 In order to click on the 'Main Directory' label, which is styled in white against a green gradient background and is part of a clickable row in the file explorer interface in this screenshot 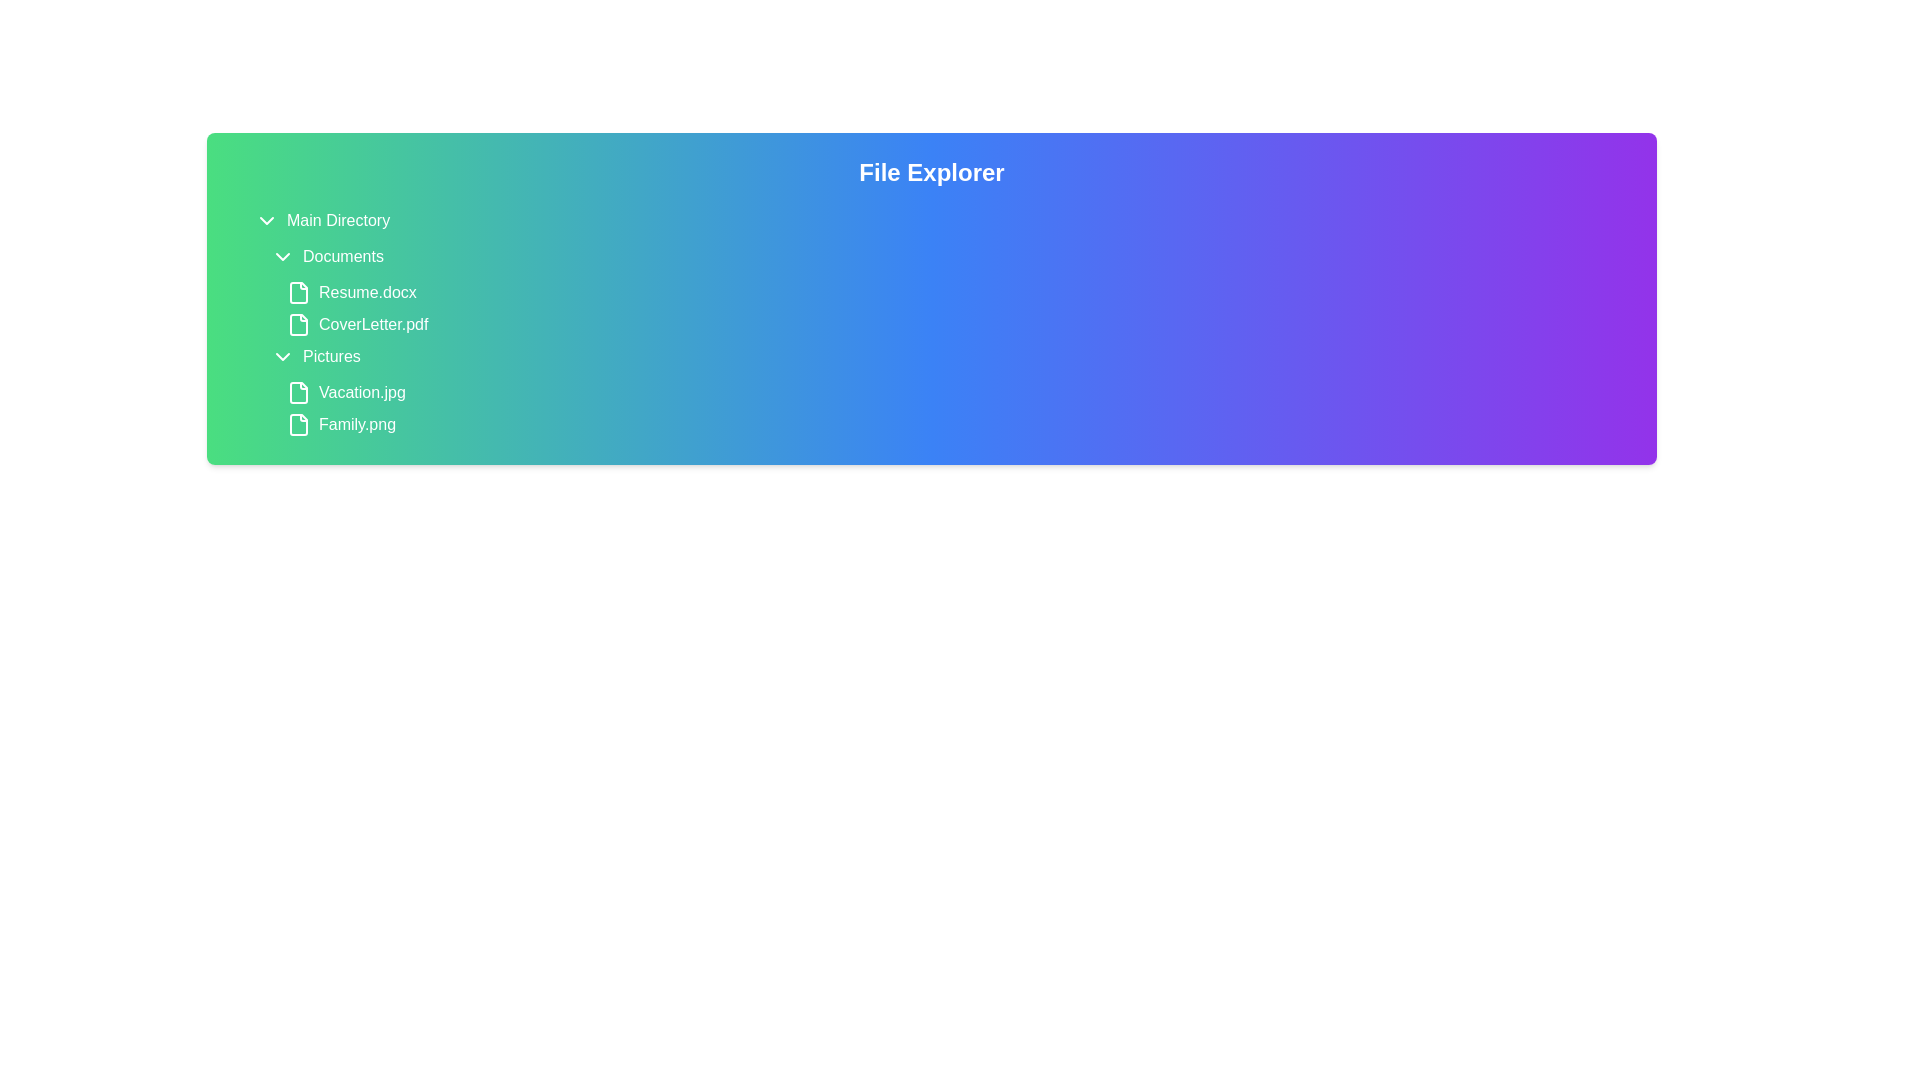, I will do `click(338, 220)`.